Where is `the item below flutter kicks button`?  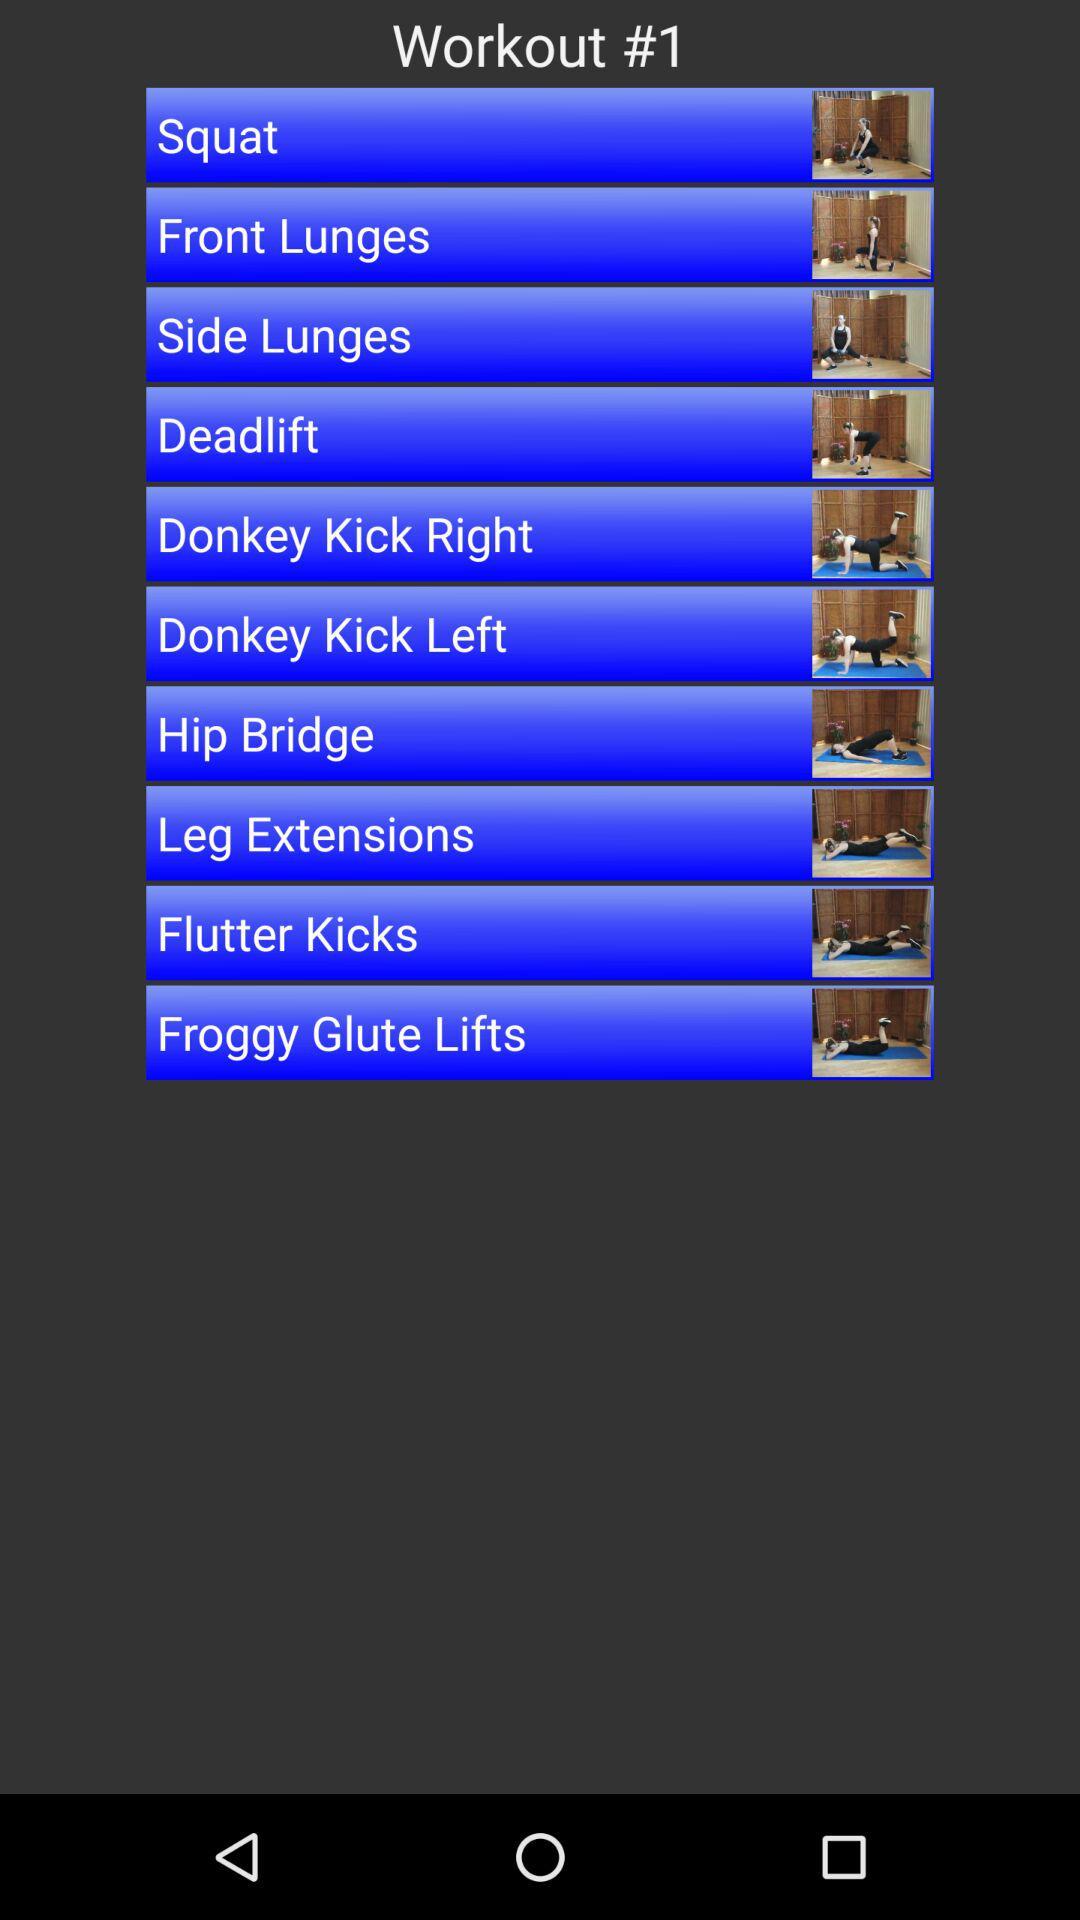
the item below flutter kicks button is located at coordinates (540, 1032).